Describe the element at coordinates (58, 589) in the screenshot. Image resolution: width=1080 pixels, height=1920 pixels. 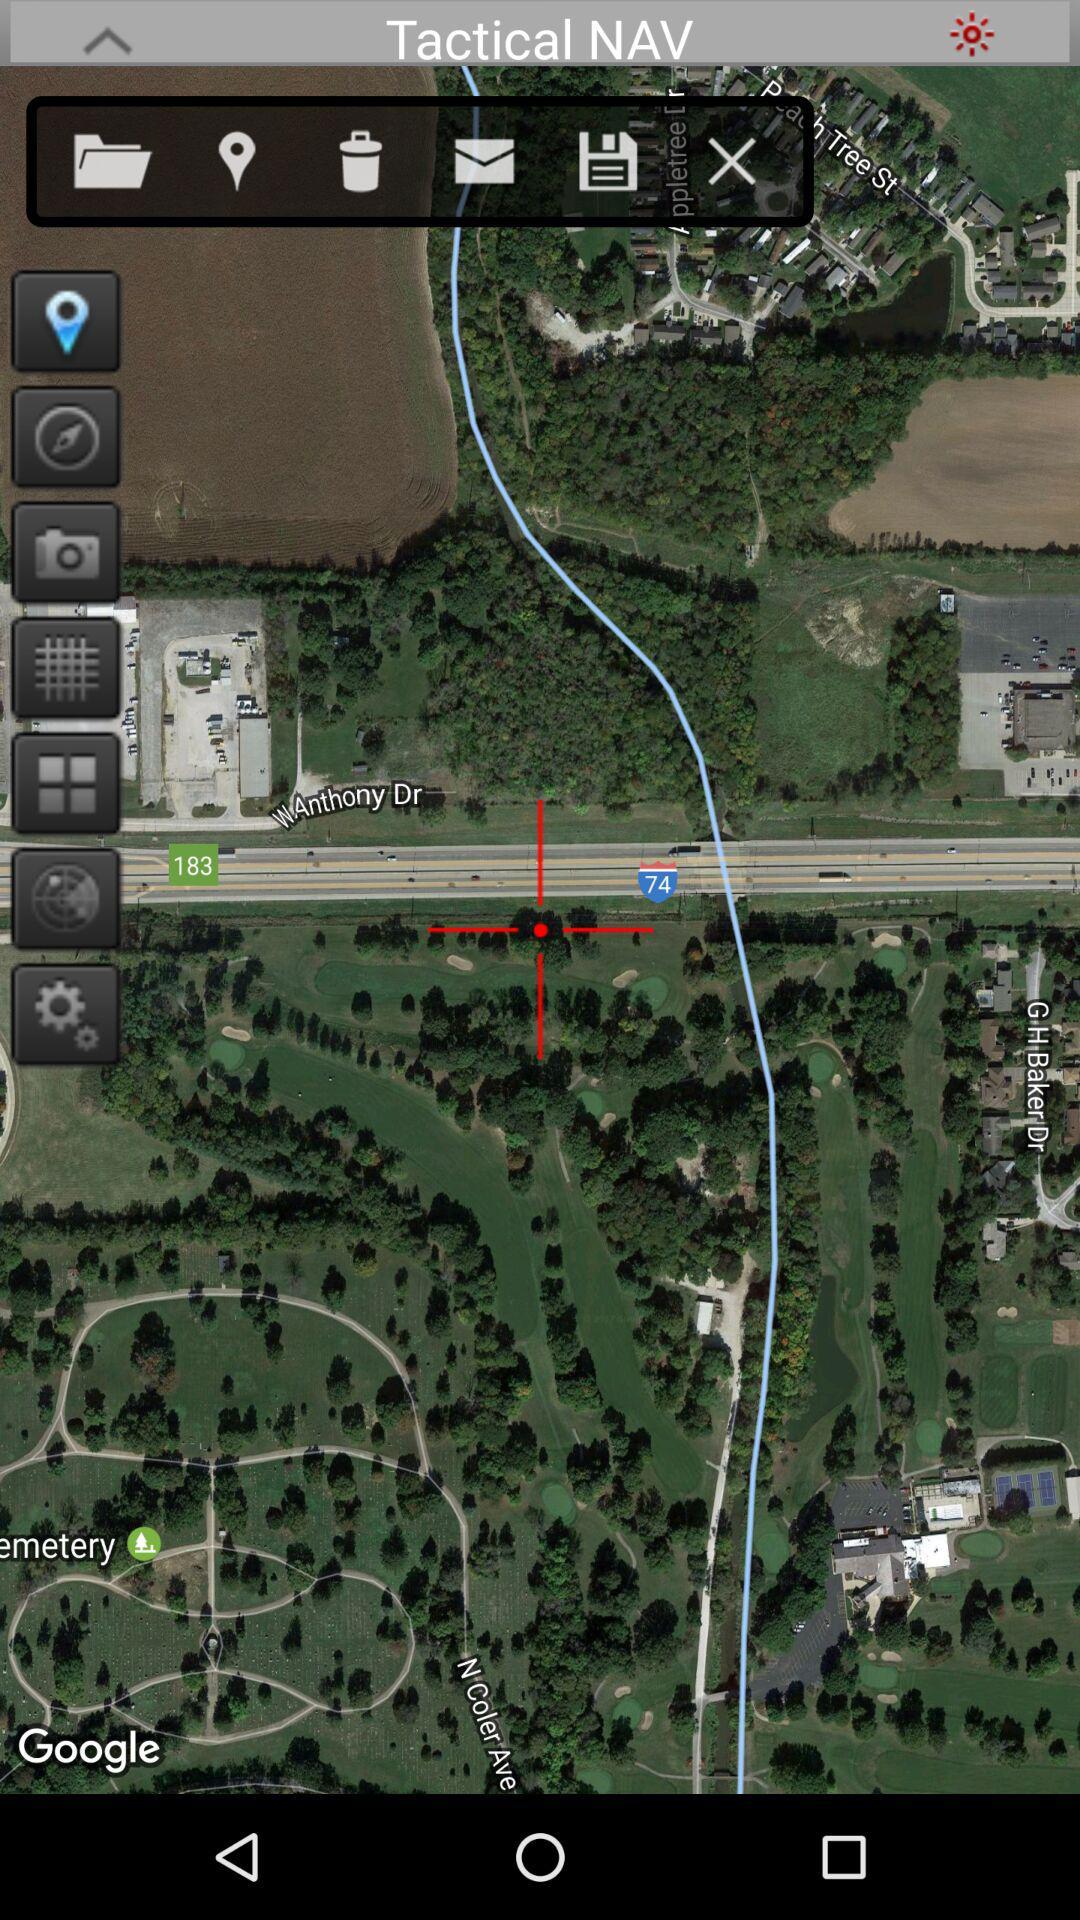
I see `the photo icon` at that location.